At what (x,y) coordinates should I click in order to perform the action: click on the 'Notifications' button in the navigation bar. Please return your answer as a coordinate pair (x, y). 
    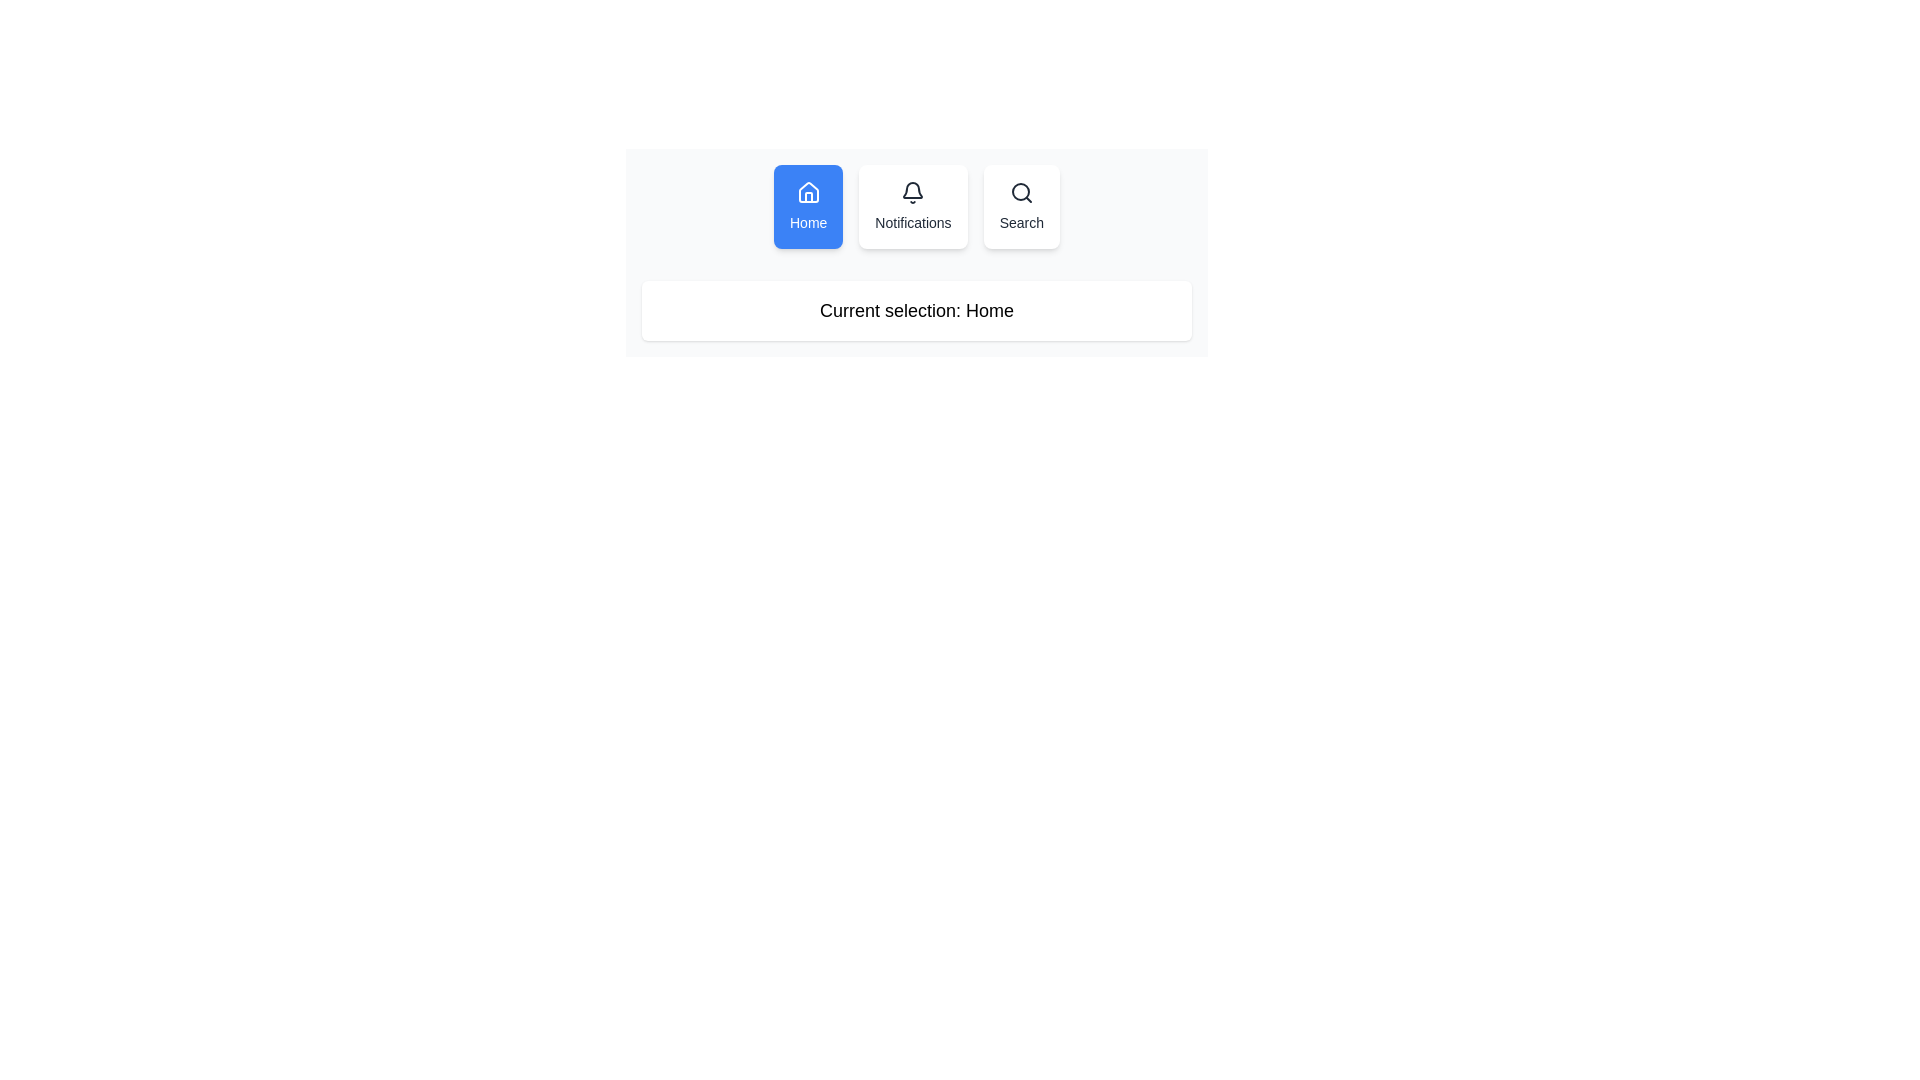
    Looking at the image, I should click on (915, 207).